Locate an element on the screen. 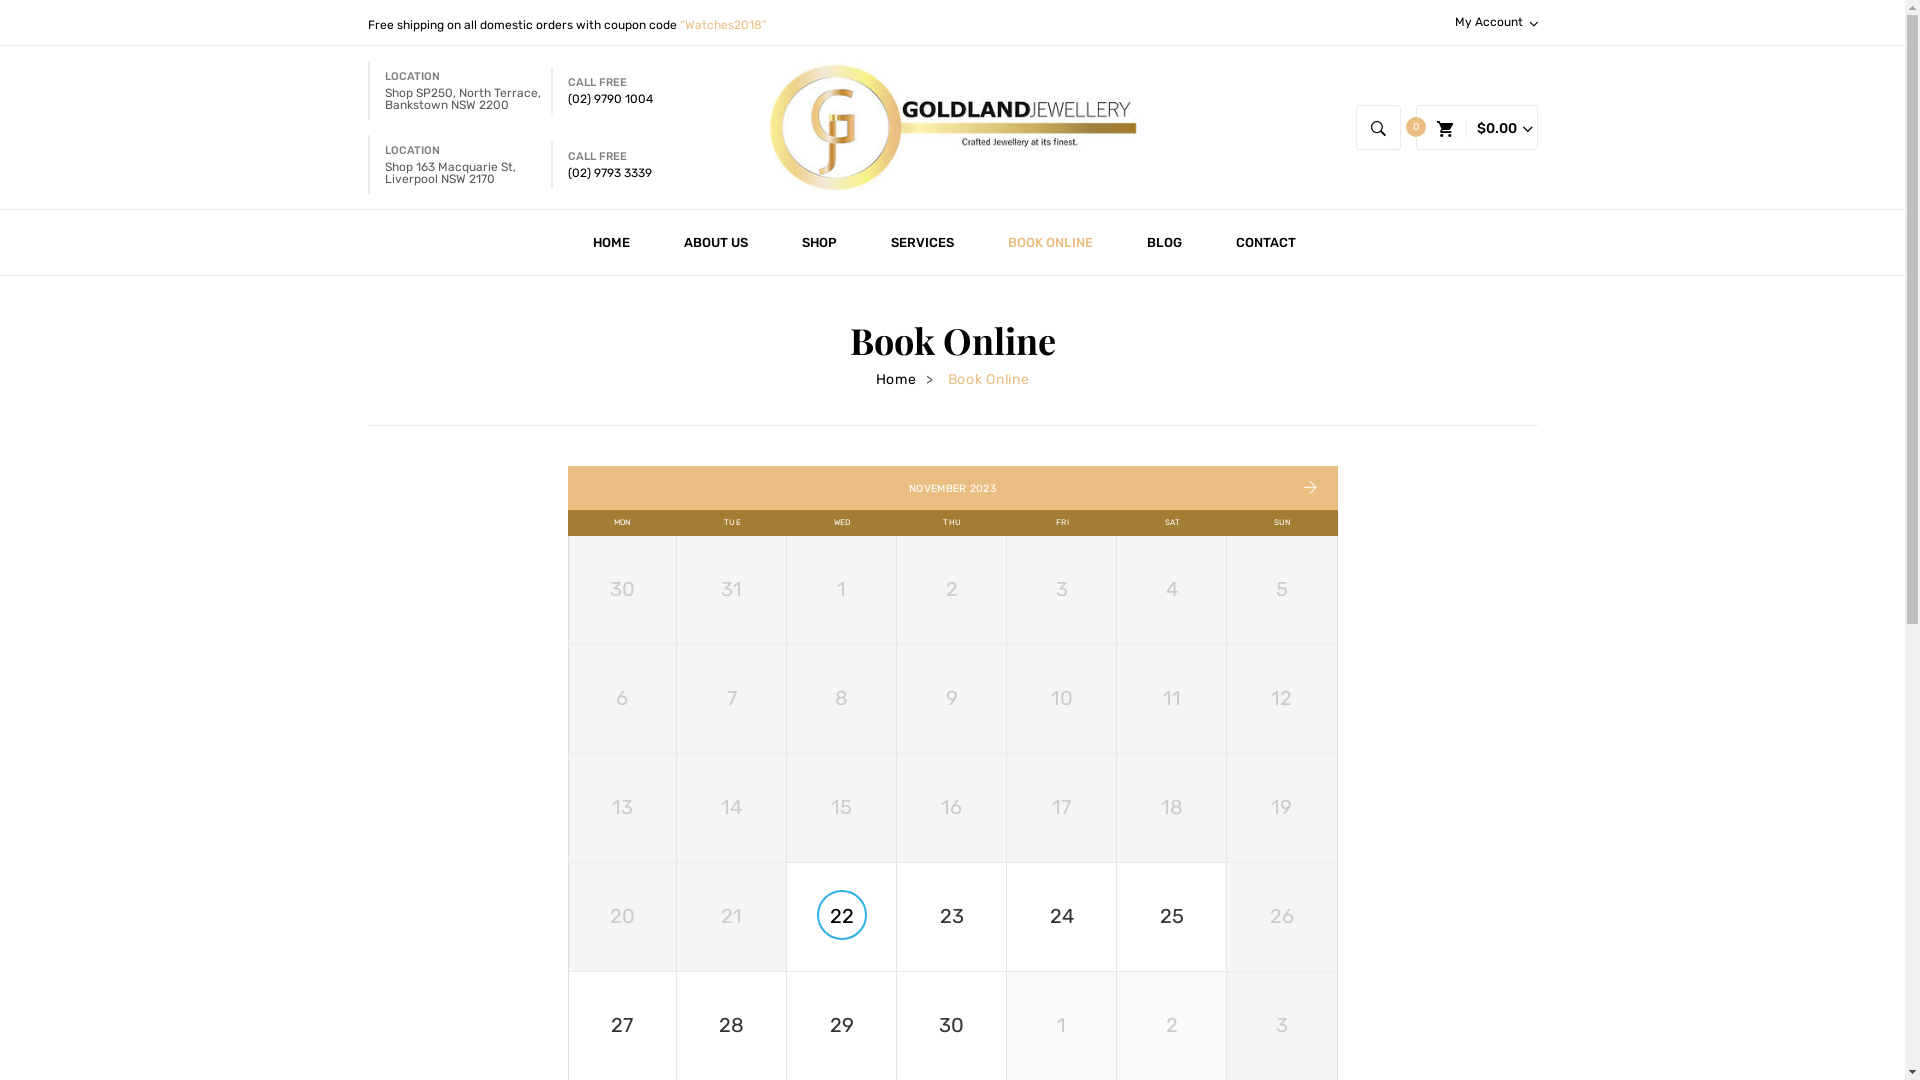 This screenshot has width=1920, height=1080. 'HOME' is located at coordinates (618, 241).